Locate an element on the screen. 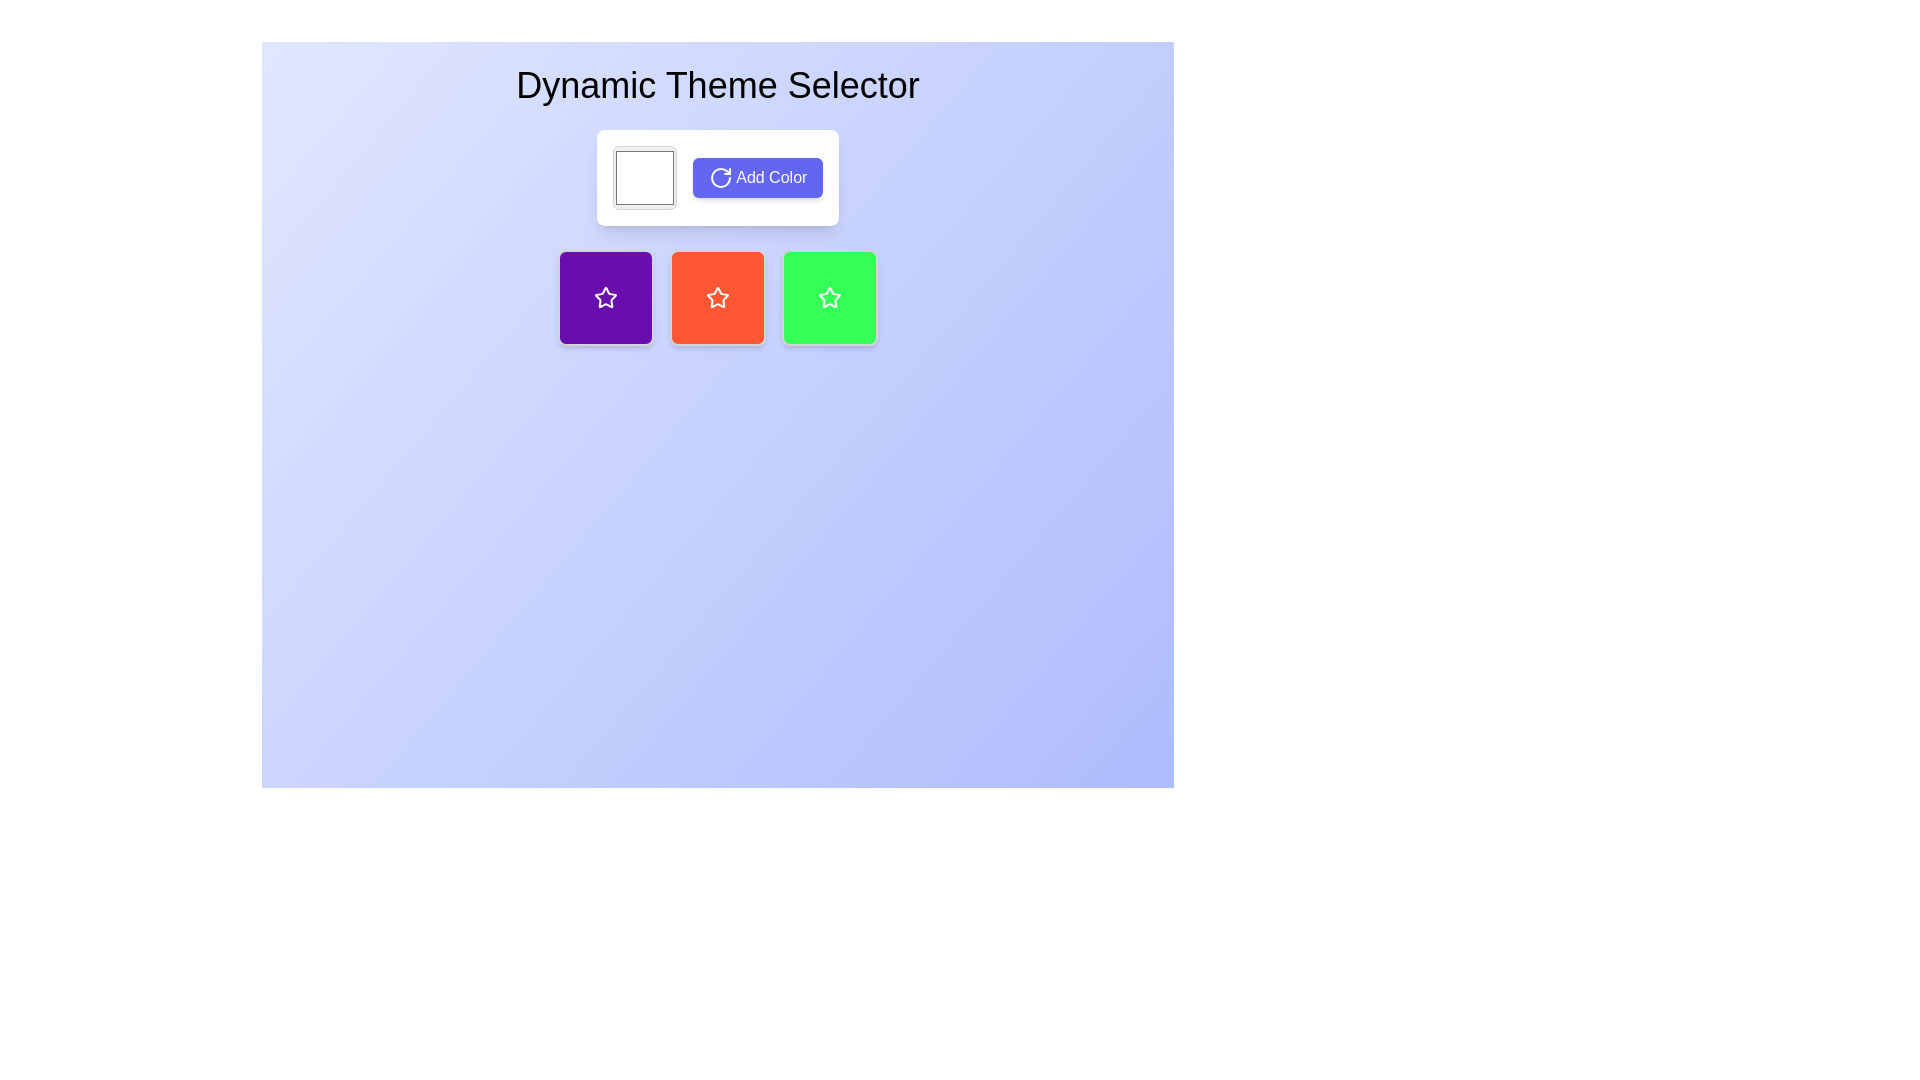 This screenshot has width=1920, height=1080. the square orange button with a white star icon, located centrally in a grid of three buttons beneath the 'Dynamic Theme Selector' title is located at coordinates (718, 297).